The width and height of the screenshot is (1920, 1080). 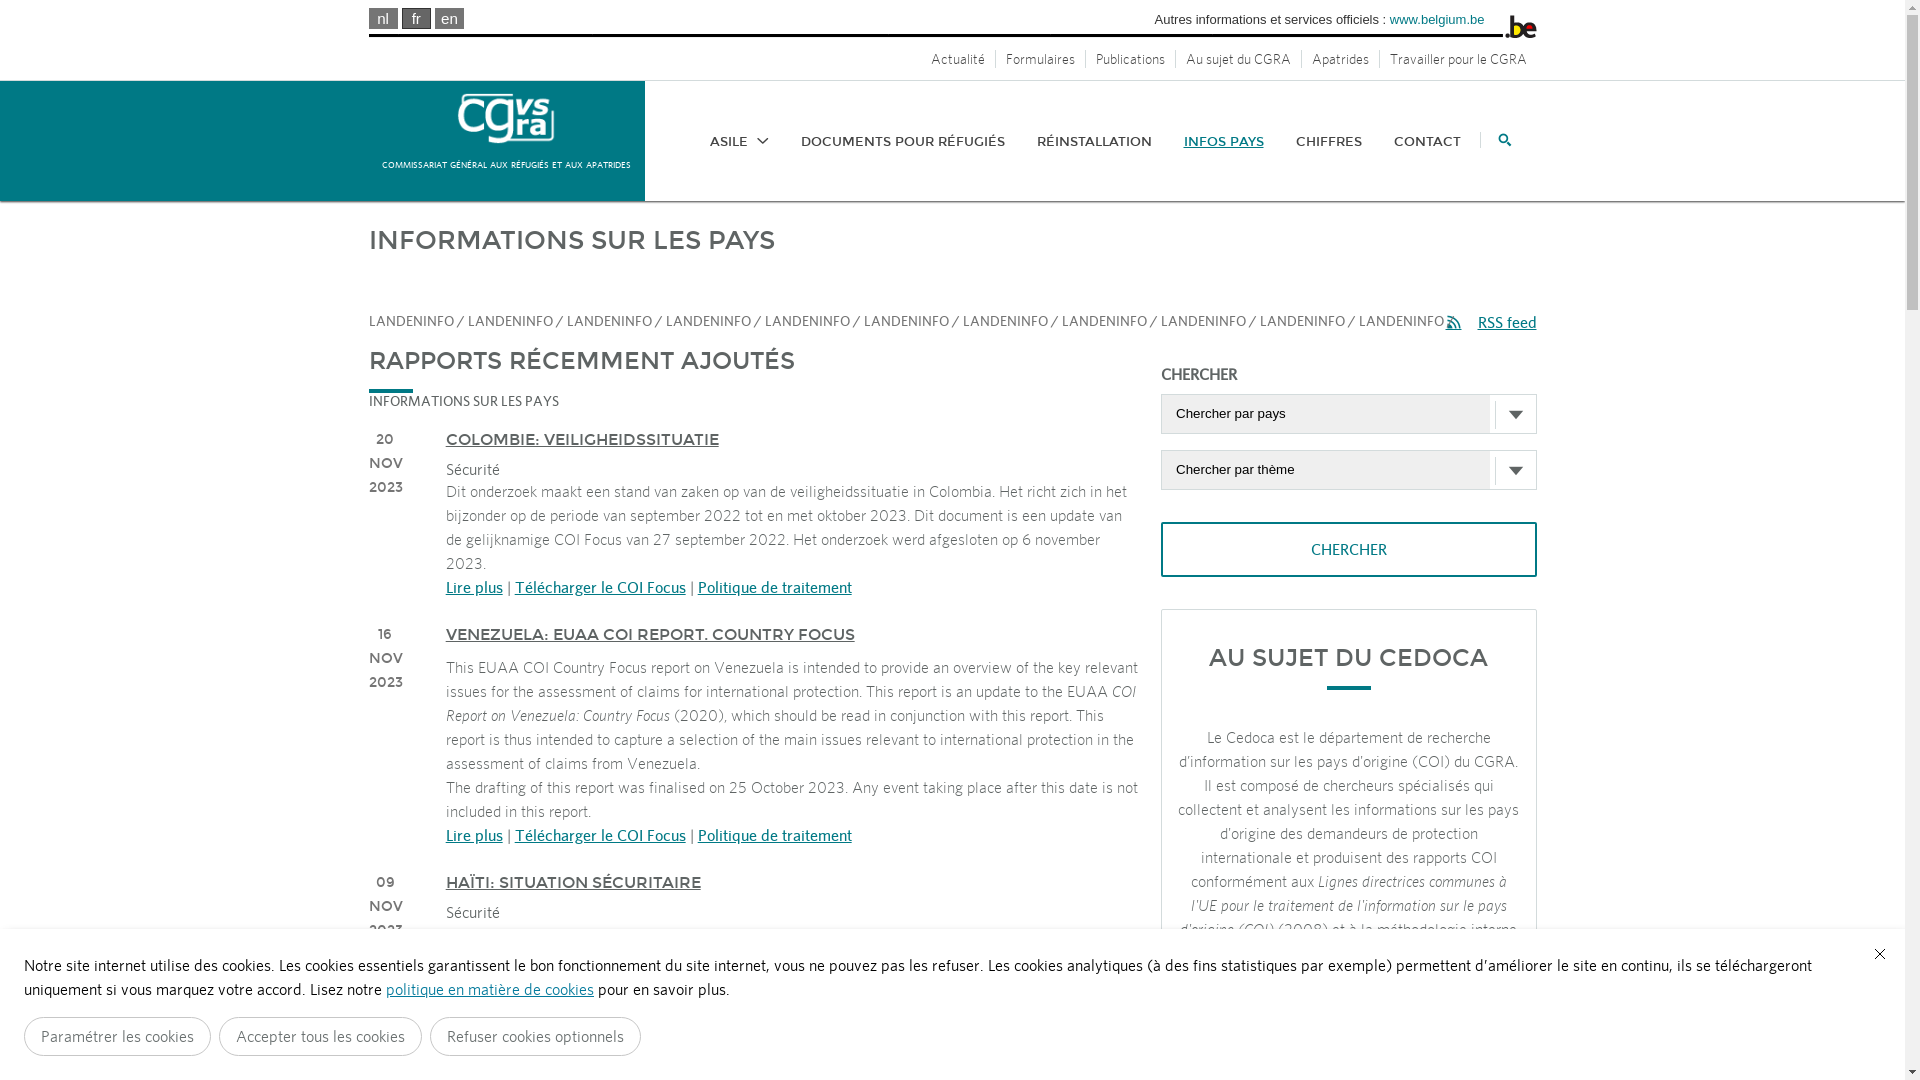 What do you see at coordinates (320, 1035) in the screenshot?
I see `'Accepter tous les cookies'` at bounding box center [320, 1035].